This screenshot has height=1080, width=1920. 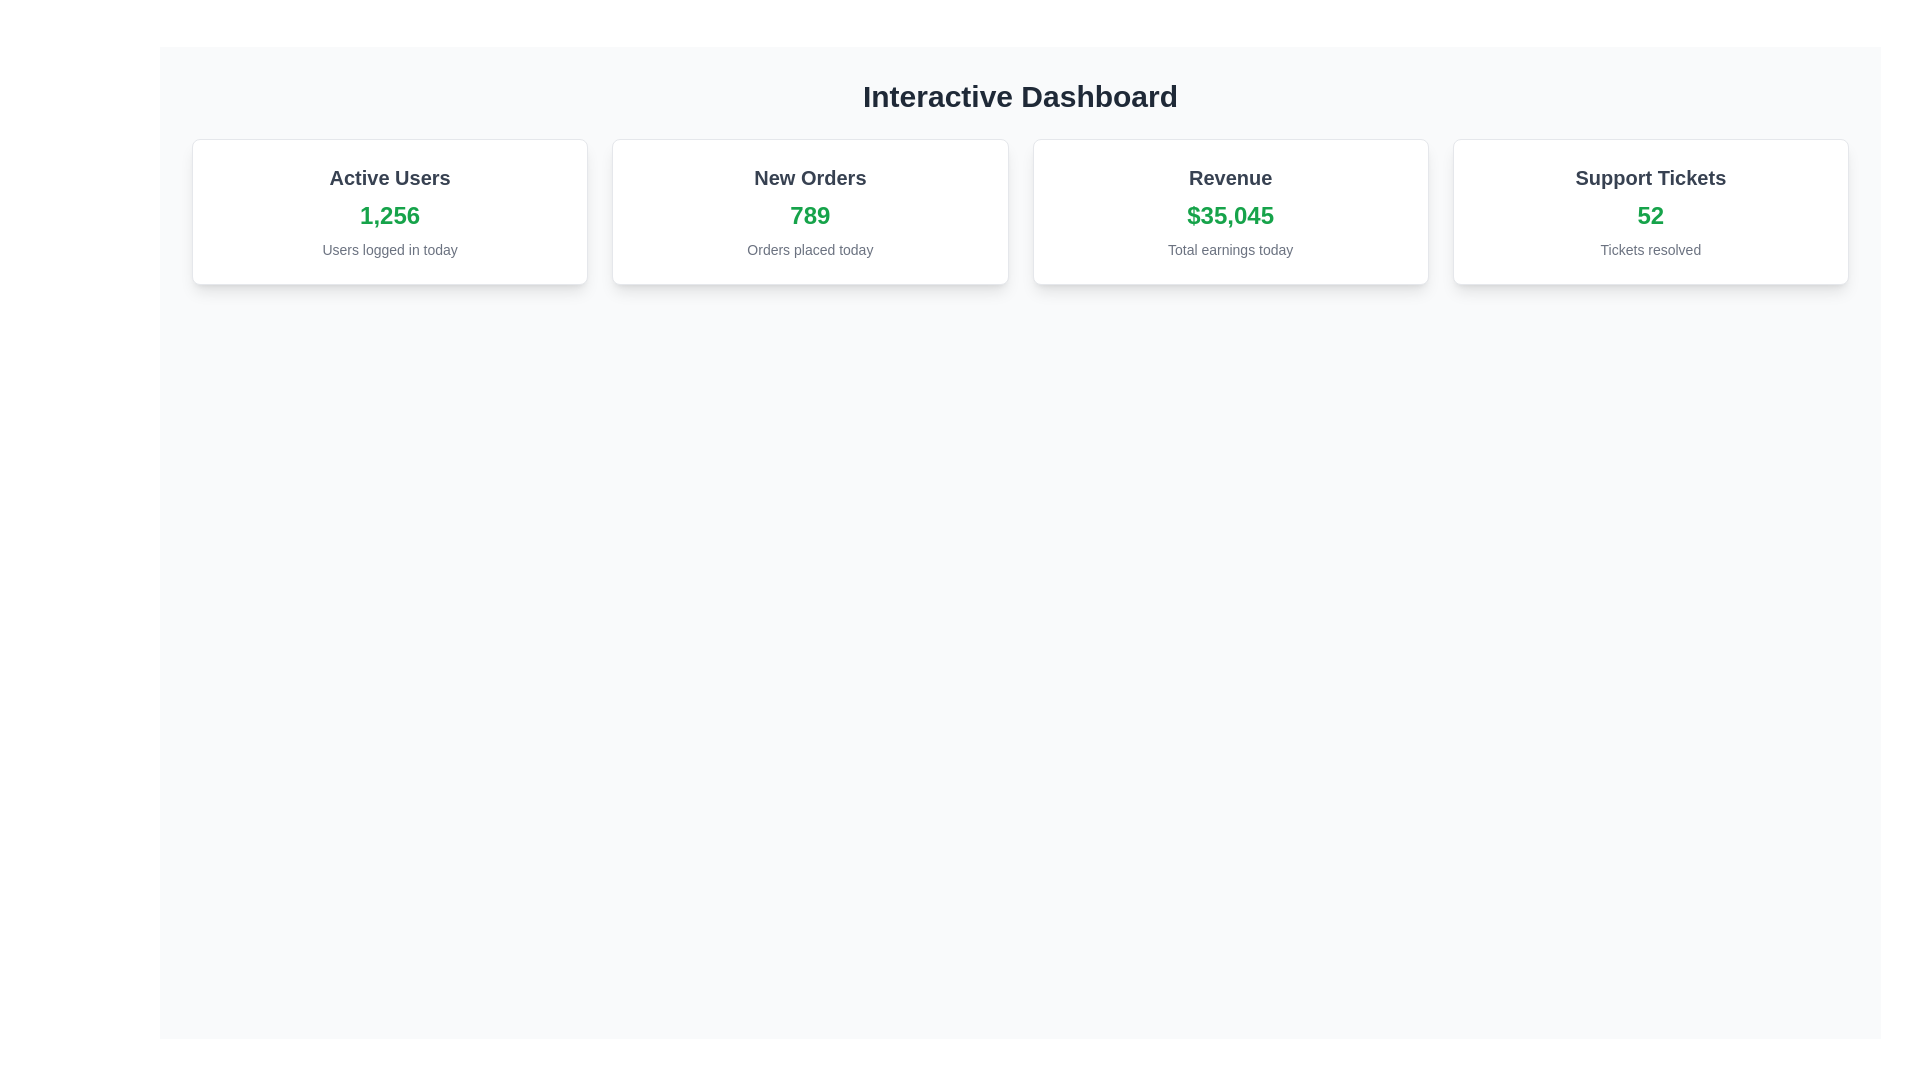 What do you see at coordinates (1229, 216) in the screenshot?
I see `the static text element displaying the revenue figure on the dashboard, located between the heading 'Revenue' and the description 'Total earnings today'` at bounding box center [1229, 216].